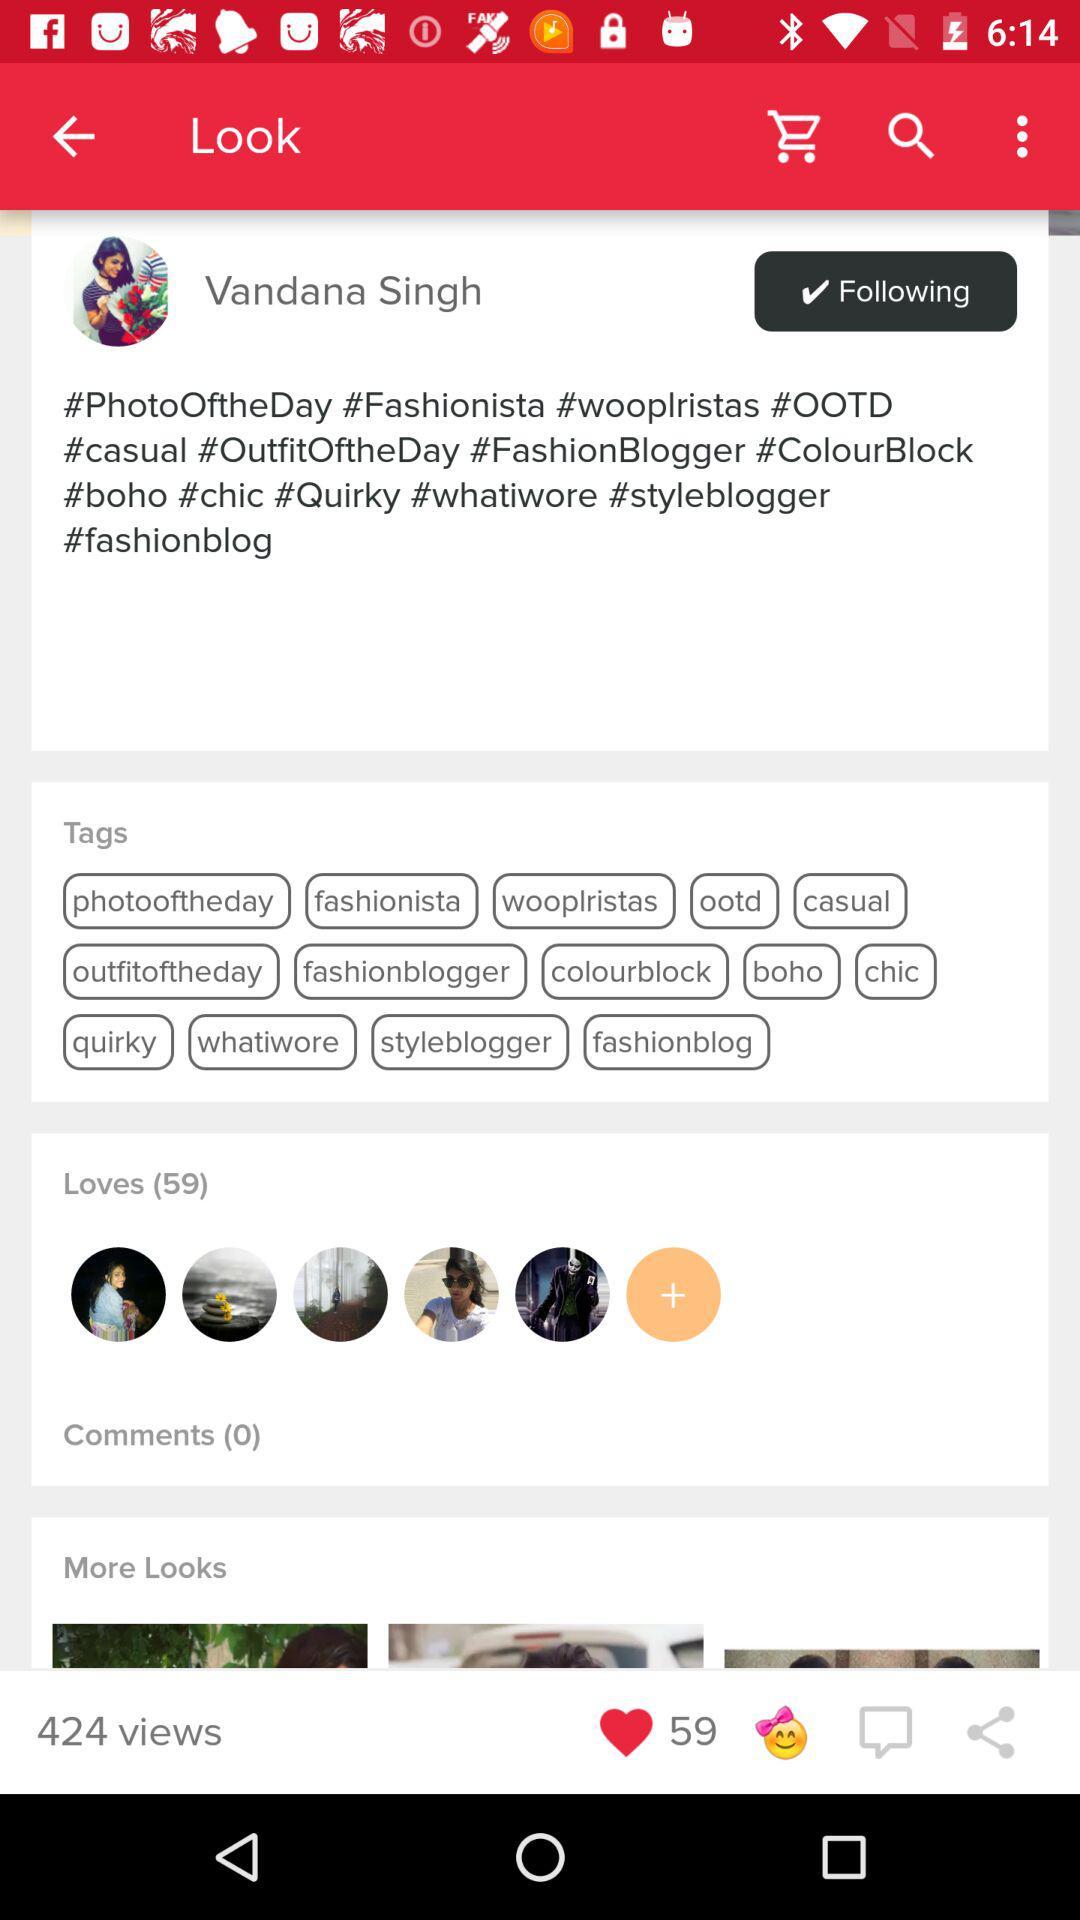 The height and width of the screenshot is (1920, 1080). I want to click on item to the left of the vandana singh icon, so click(118, 290).